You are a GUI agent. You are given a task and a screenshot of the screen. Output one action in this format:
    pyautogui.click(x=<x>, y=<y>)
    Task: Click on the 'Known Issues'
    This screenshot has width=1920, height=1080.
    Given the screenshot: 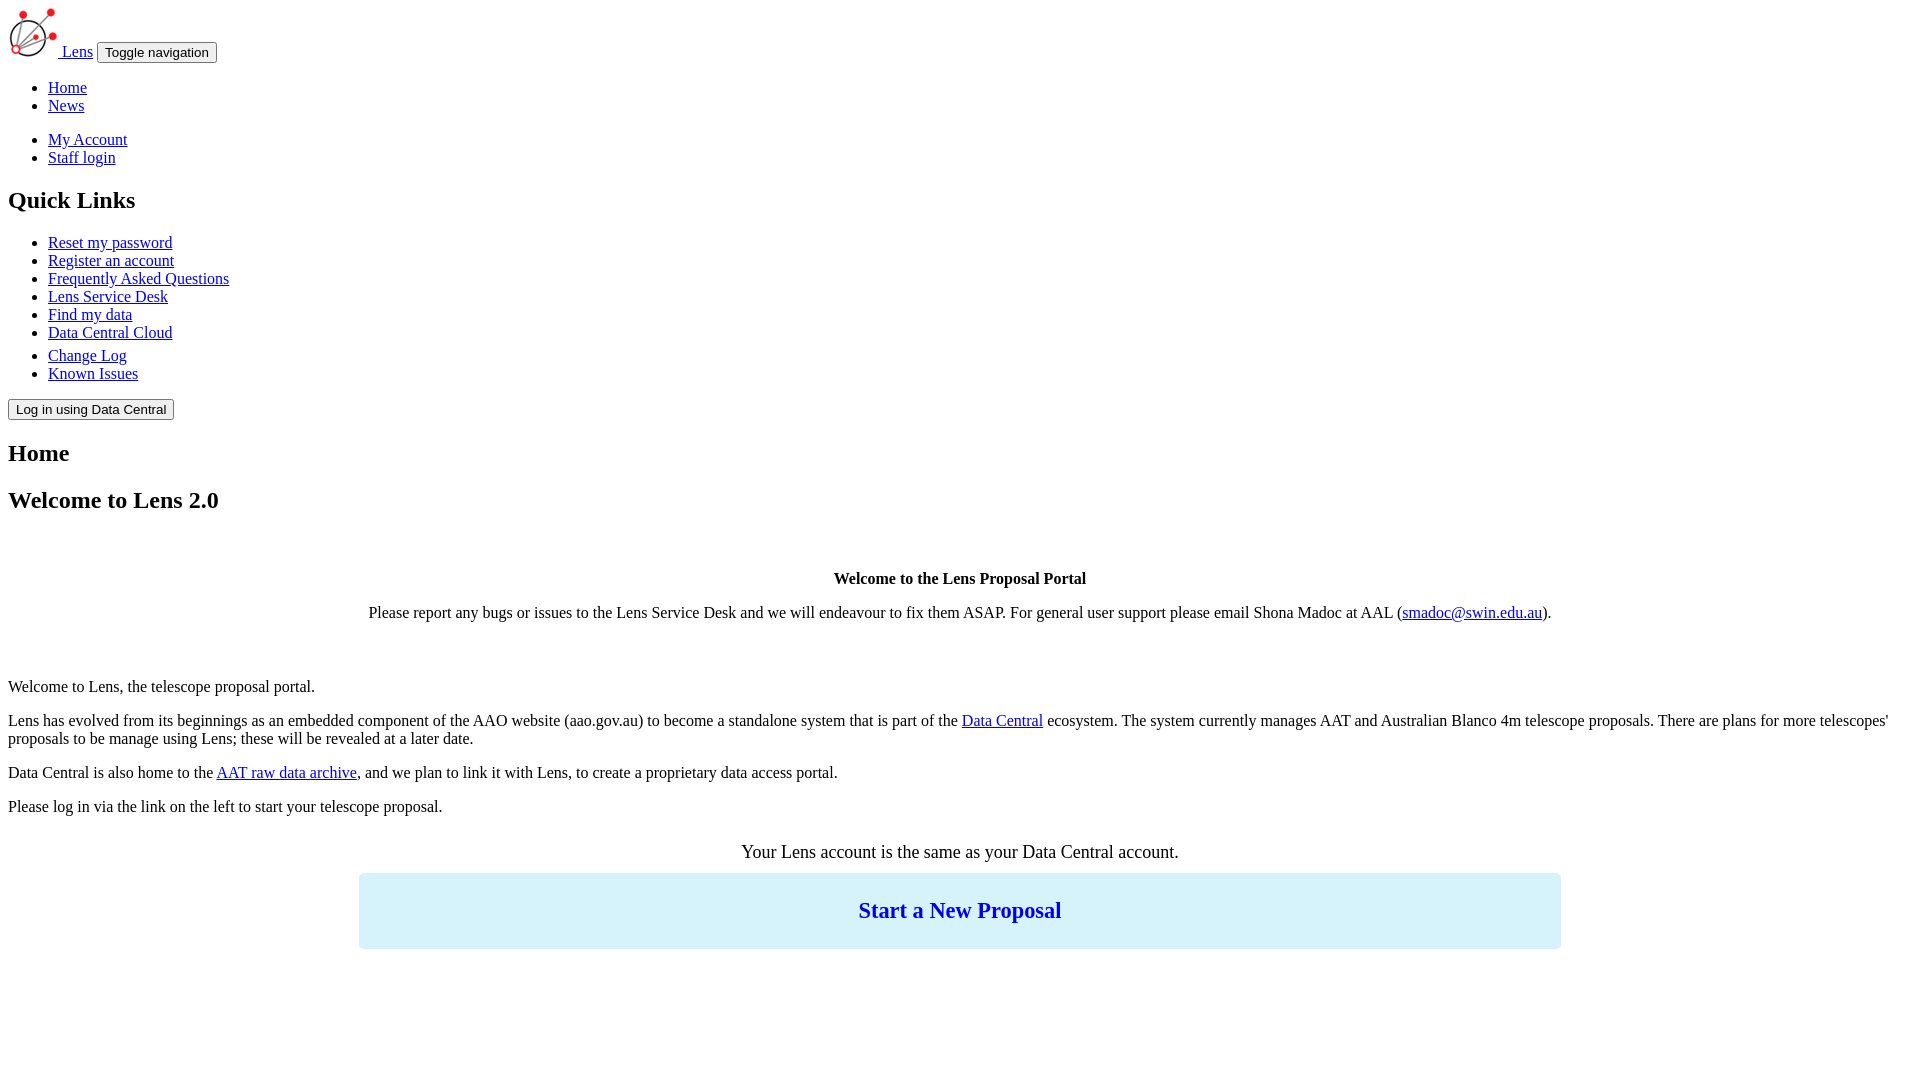 What is the action you would take?
    pyautogui.click(x=91, y=373)
    